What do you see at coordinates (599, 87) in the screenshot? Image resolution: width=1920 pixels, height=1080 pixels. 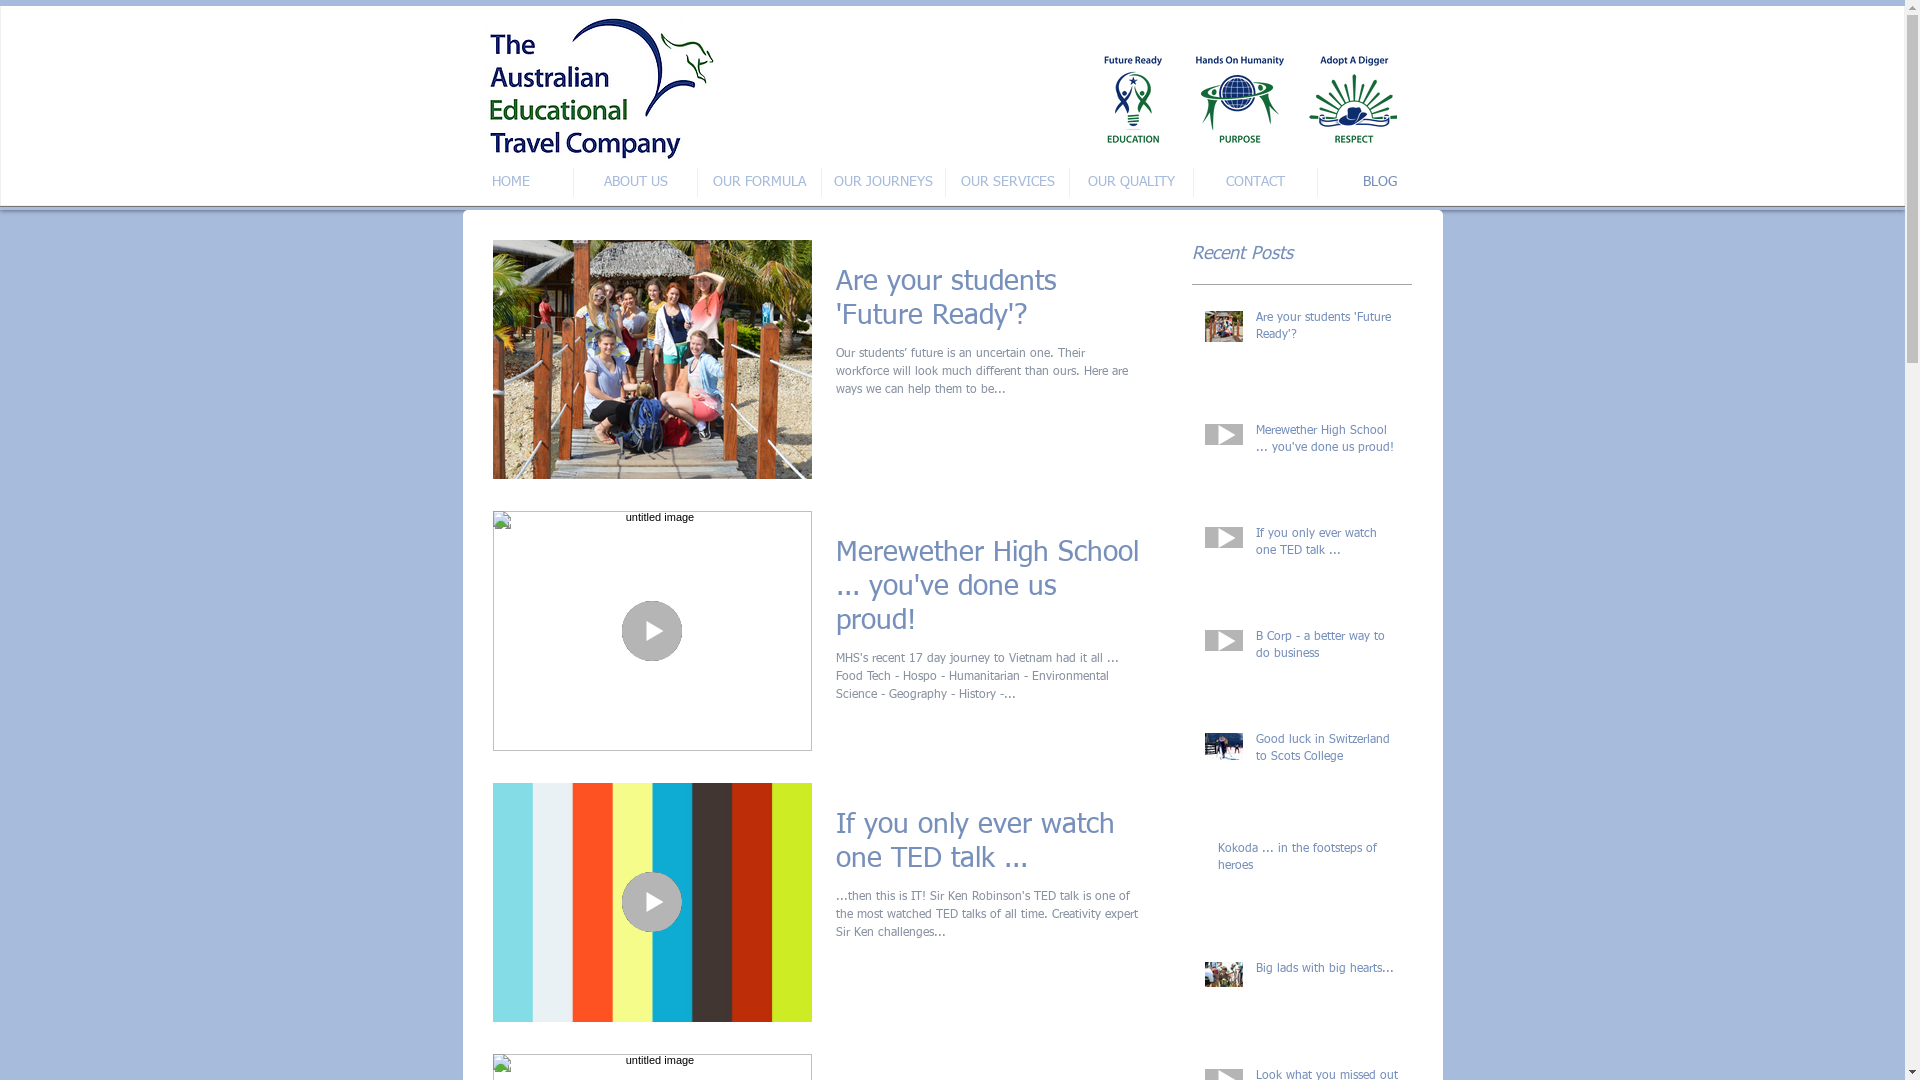 I see `'Screenshot 2016-10-04 19.30.11.png'` at bounding box center [599, 87].